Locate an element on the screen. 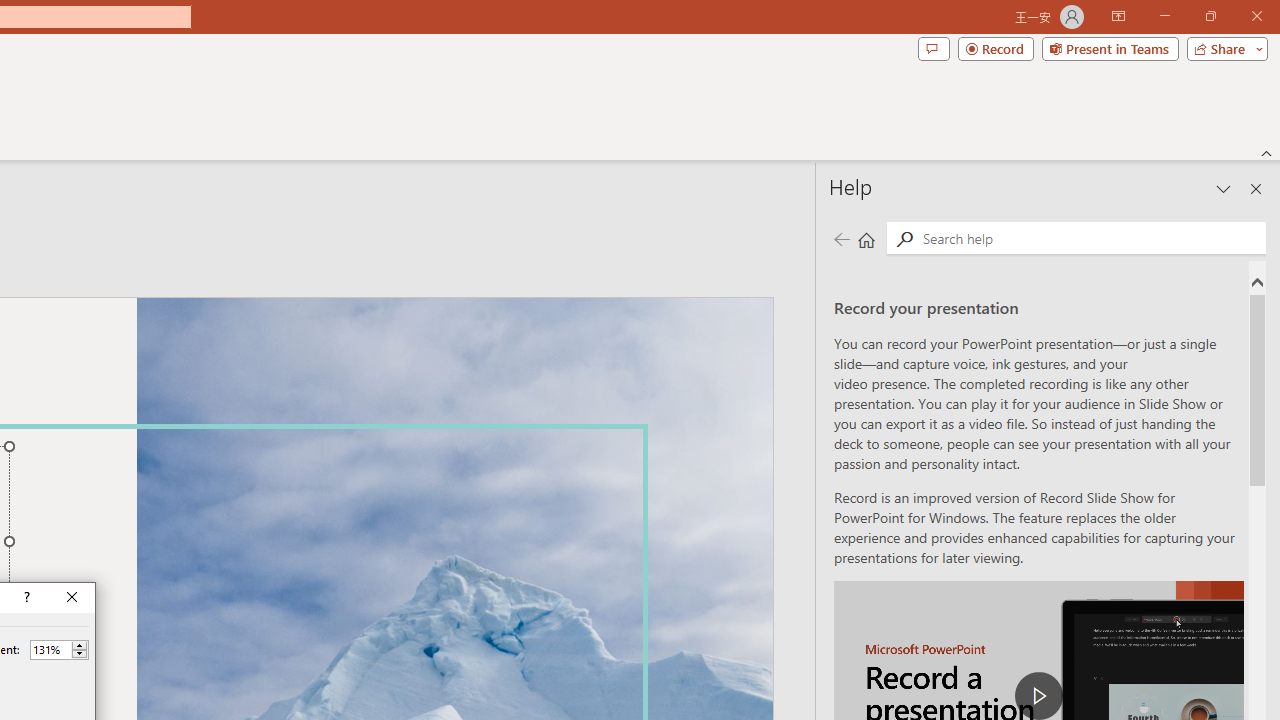 The height and width of the screenshot is (720, 1280). 'Previous page' is located at coordinates (841, 238).